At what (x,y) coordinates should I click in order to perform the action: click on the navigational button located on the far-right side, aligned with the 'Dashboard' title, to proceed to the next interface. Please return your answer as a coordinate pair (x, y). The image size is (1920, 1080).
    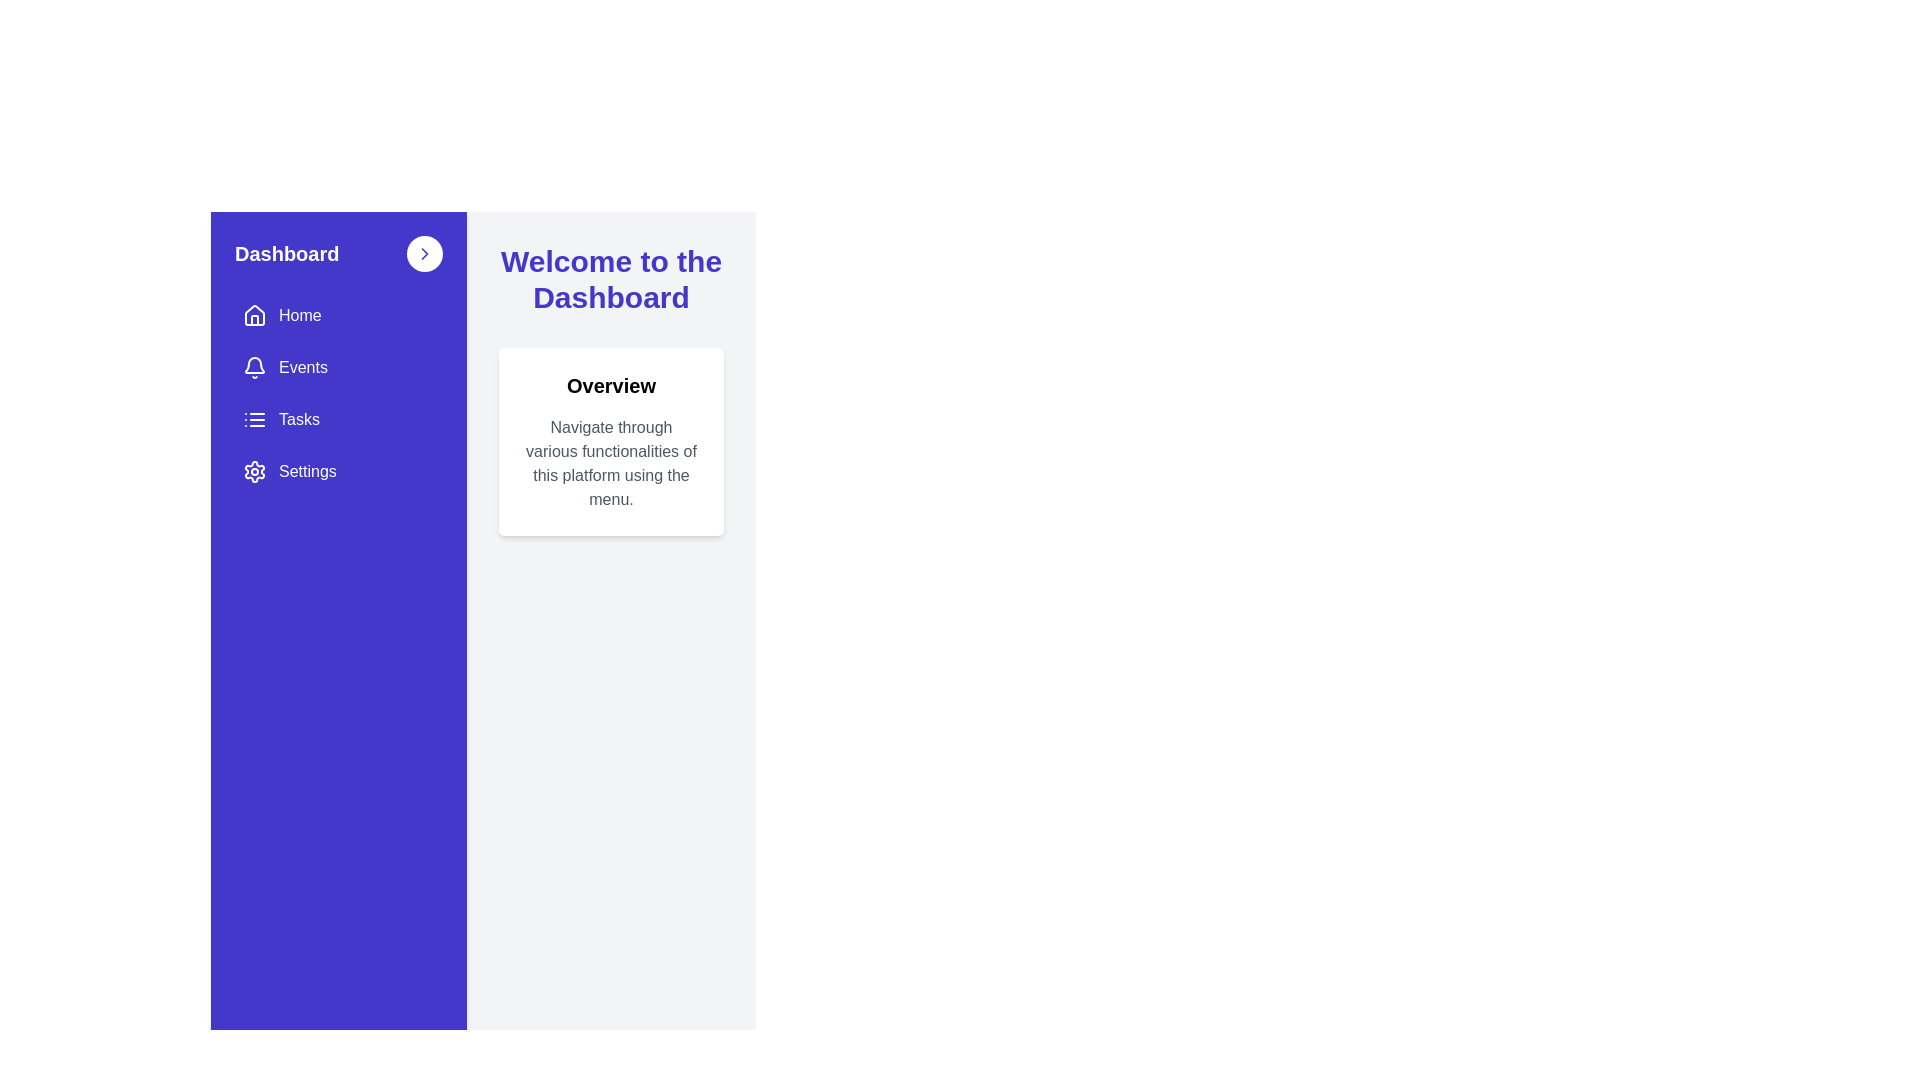
    Looking at the image, I should click on (424, 253).